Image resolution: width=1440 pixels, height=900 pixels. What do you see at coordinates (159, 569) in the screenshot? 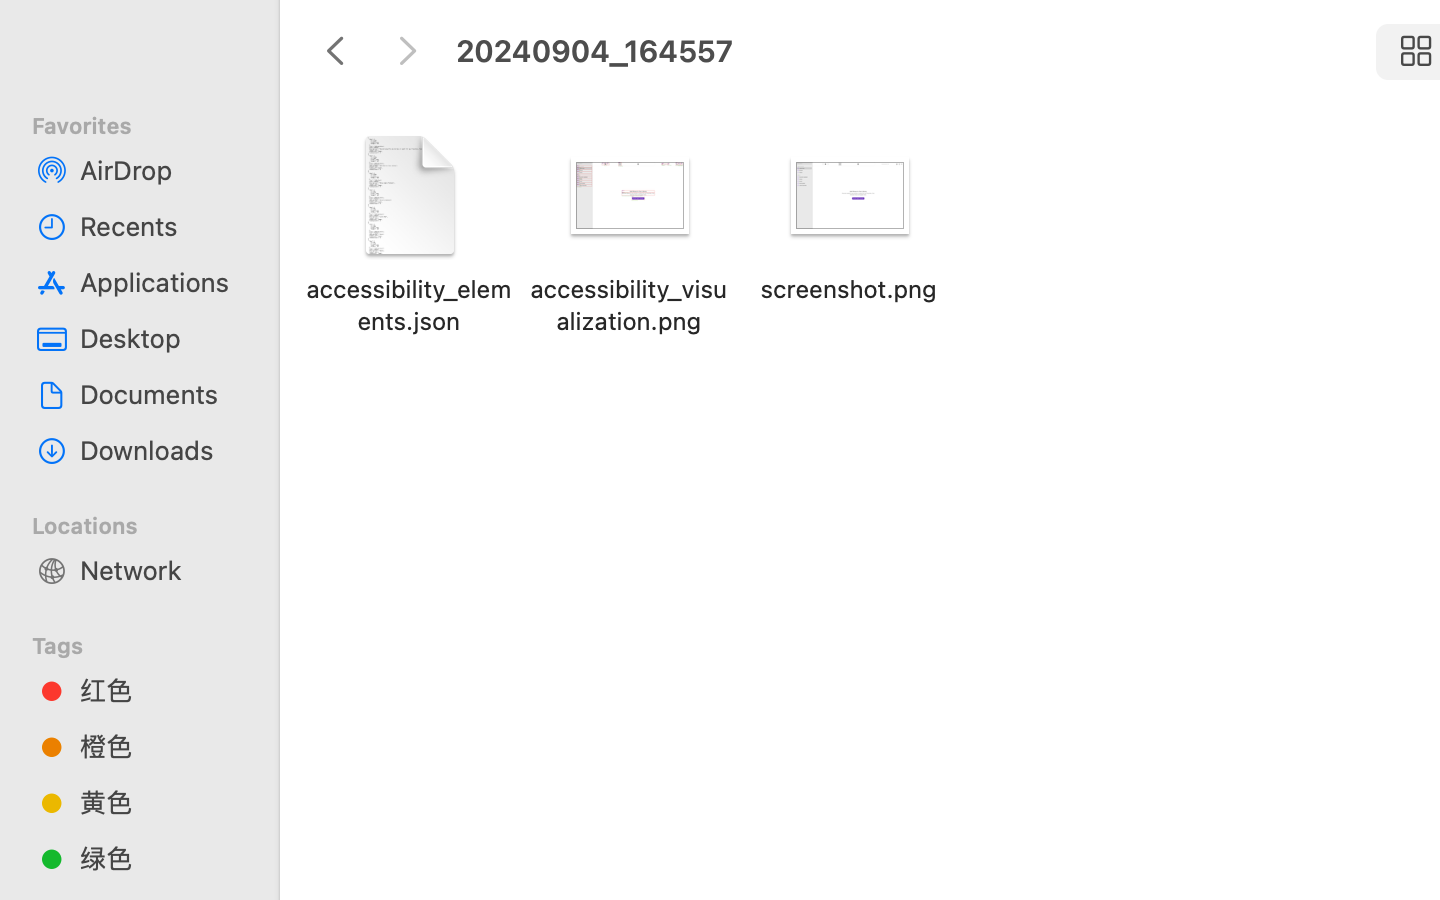
I see `'Network'` at bounding box center [159, 569].